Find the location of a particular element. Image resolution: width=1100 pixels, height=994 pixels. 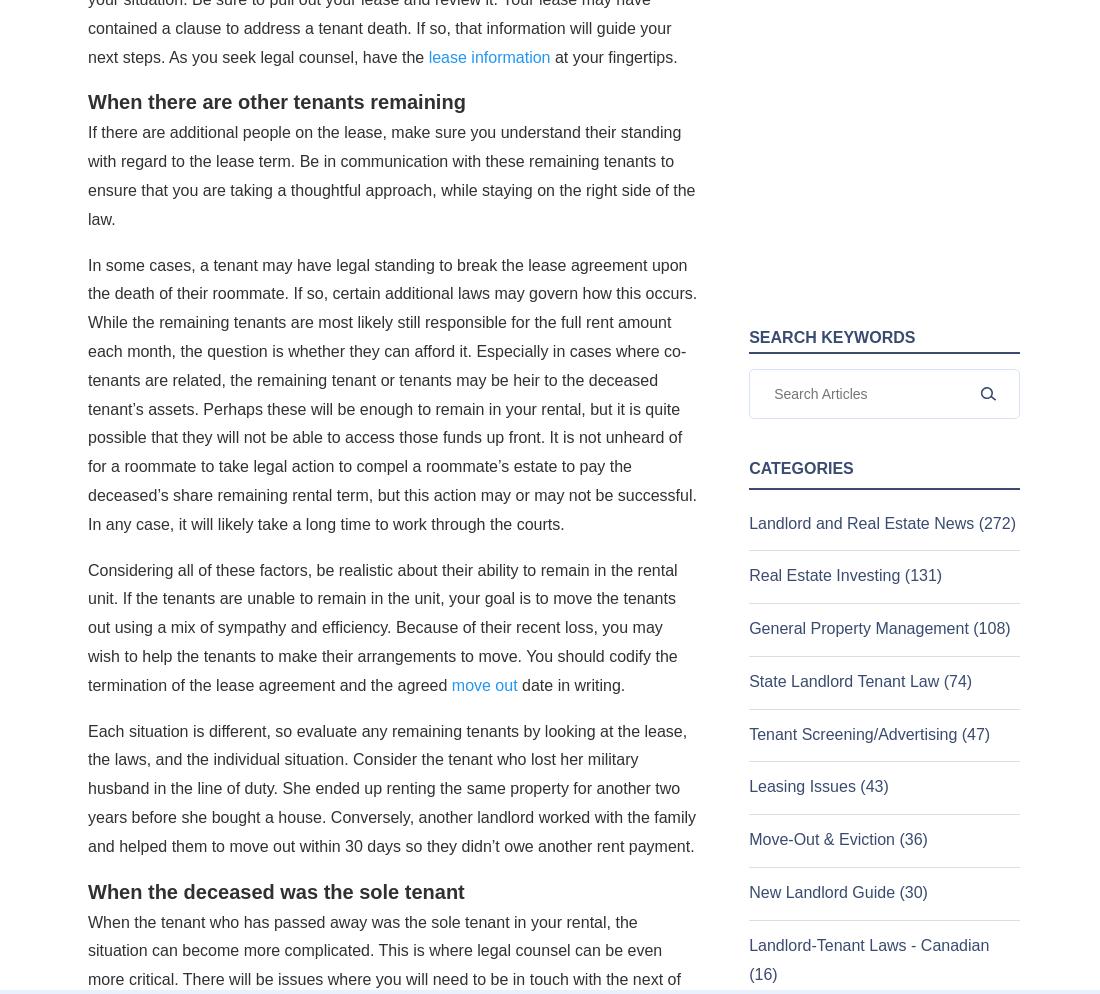

'Subscribe' is located at coordinates (143, 339).